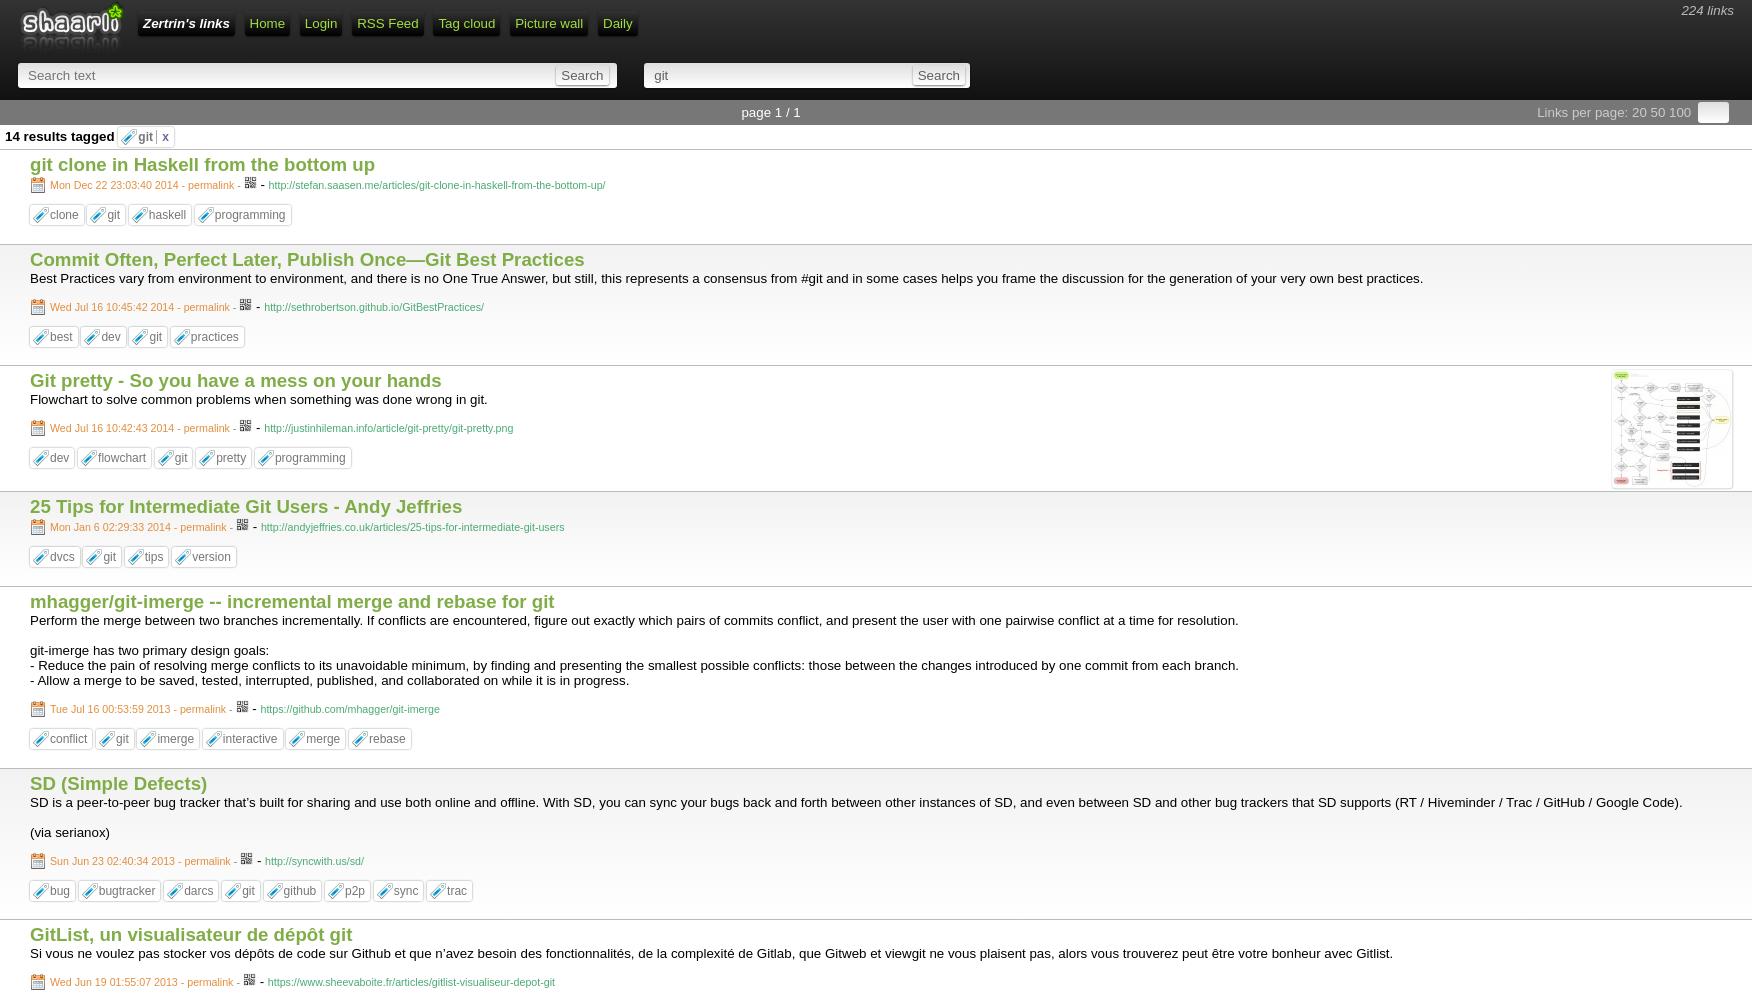 Image resolution: width=1752 pixels, height=1000 pixels. What do you see at coordinates (117, 782) in the screenshot?
I see `'SD (Simple Defects)'` at bounding box center [117, 782].